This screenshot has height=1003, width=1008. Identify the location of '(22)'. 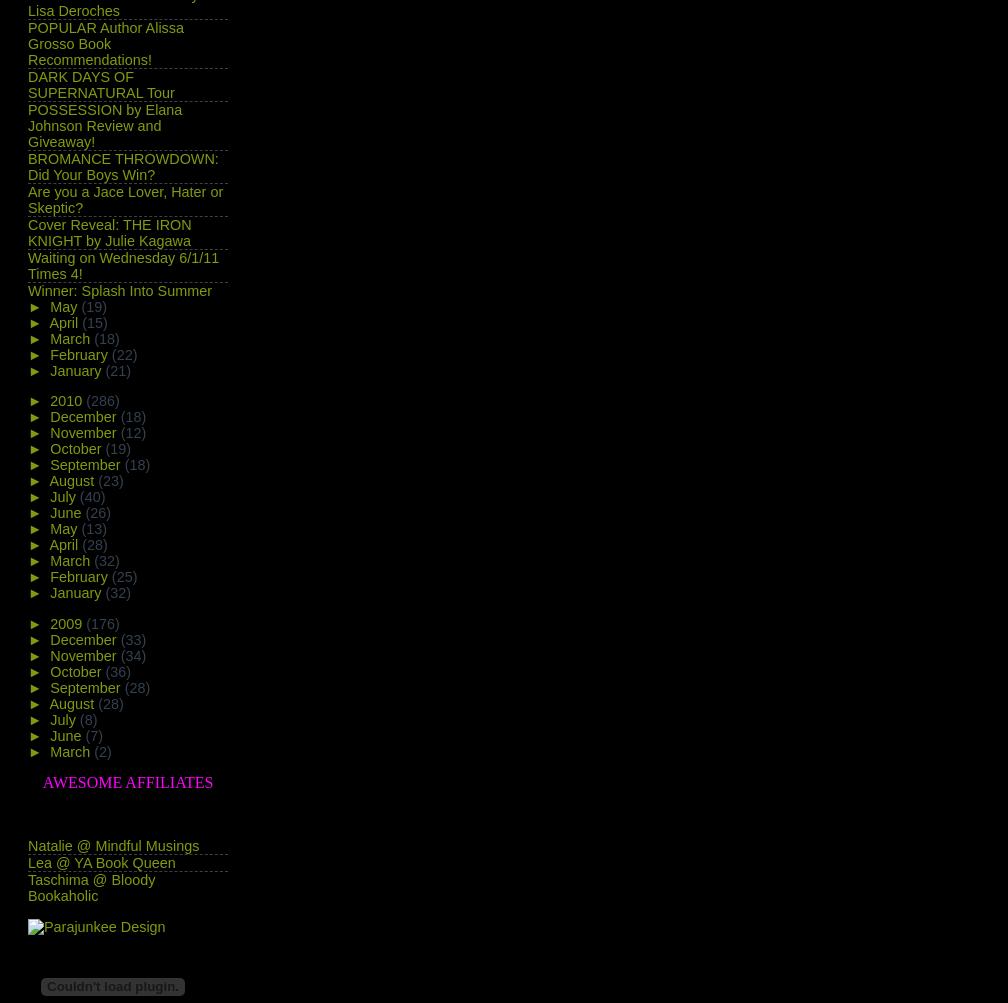
(110, 352).